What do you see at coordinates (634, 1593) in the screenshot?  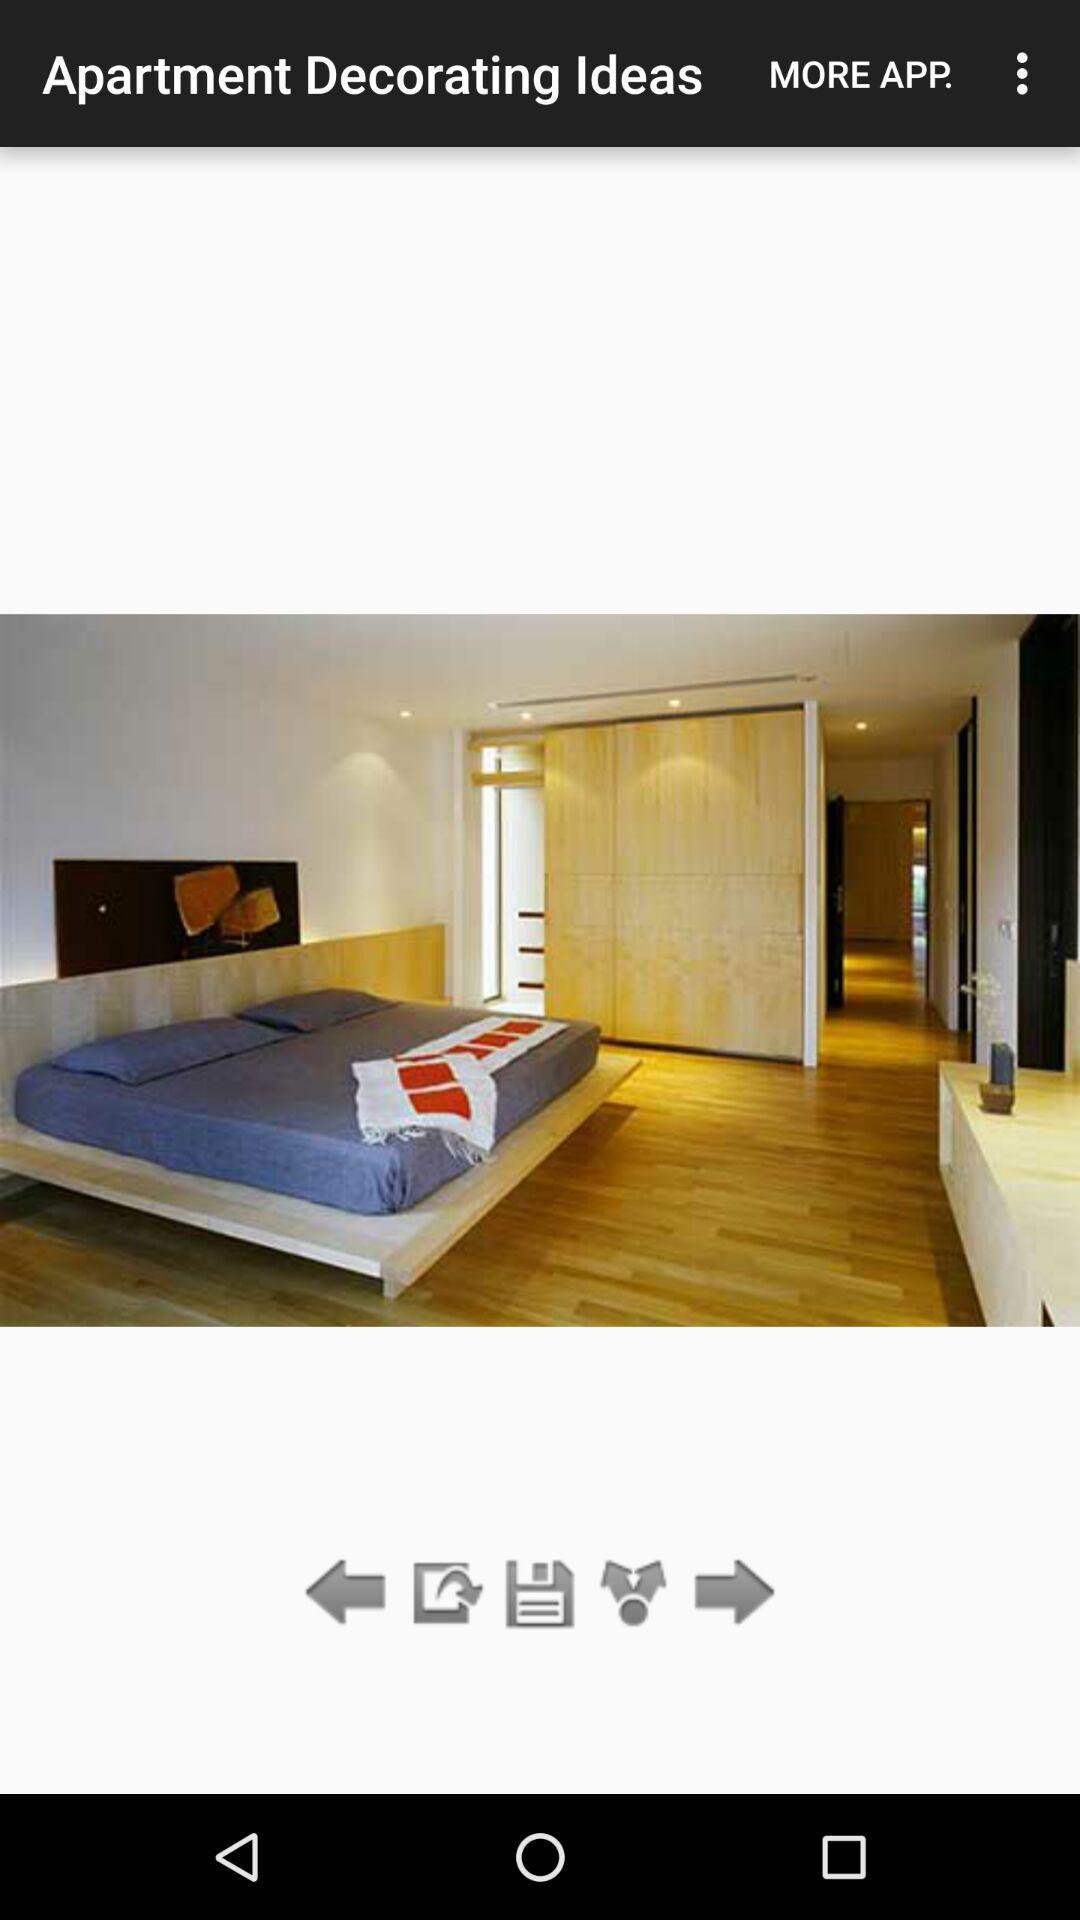 I see `the share icon` at bounding box center [634, 1593].